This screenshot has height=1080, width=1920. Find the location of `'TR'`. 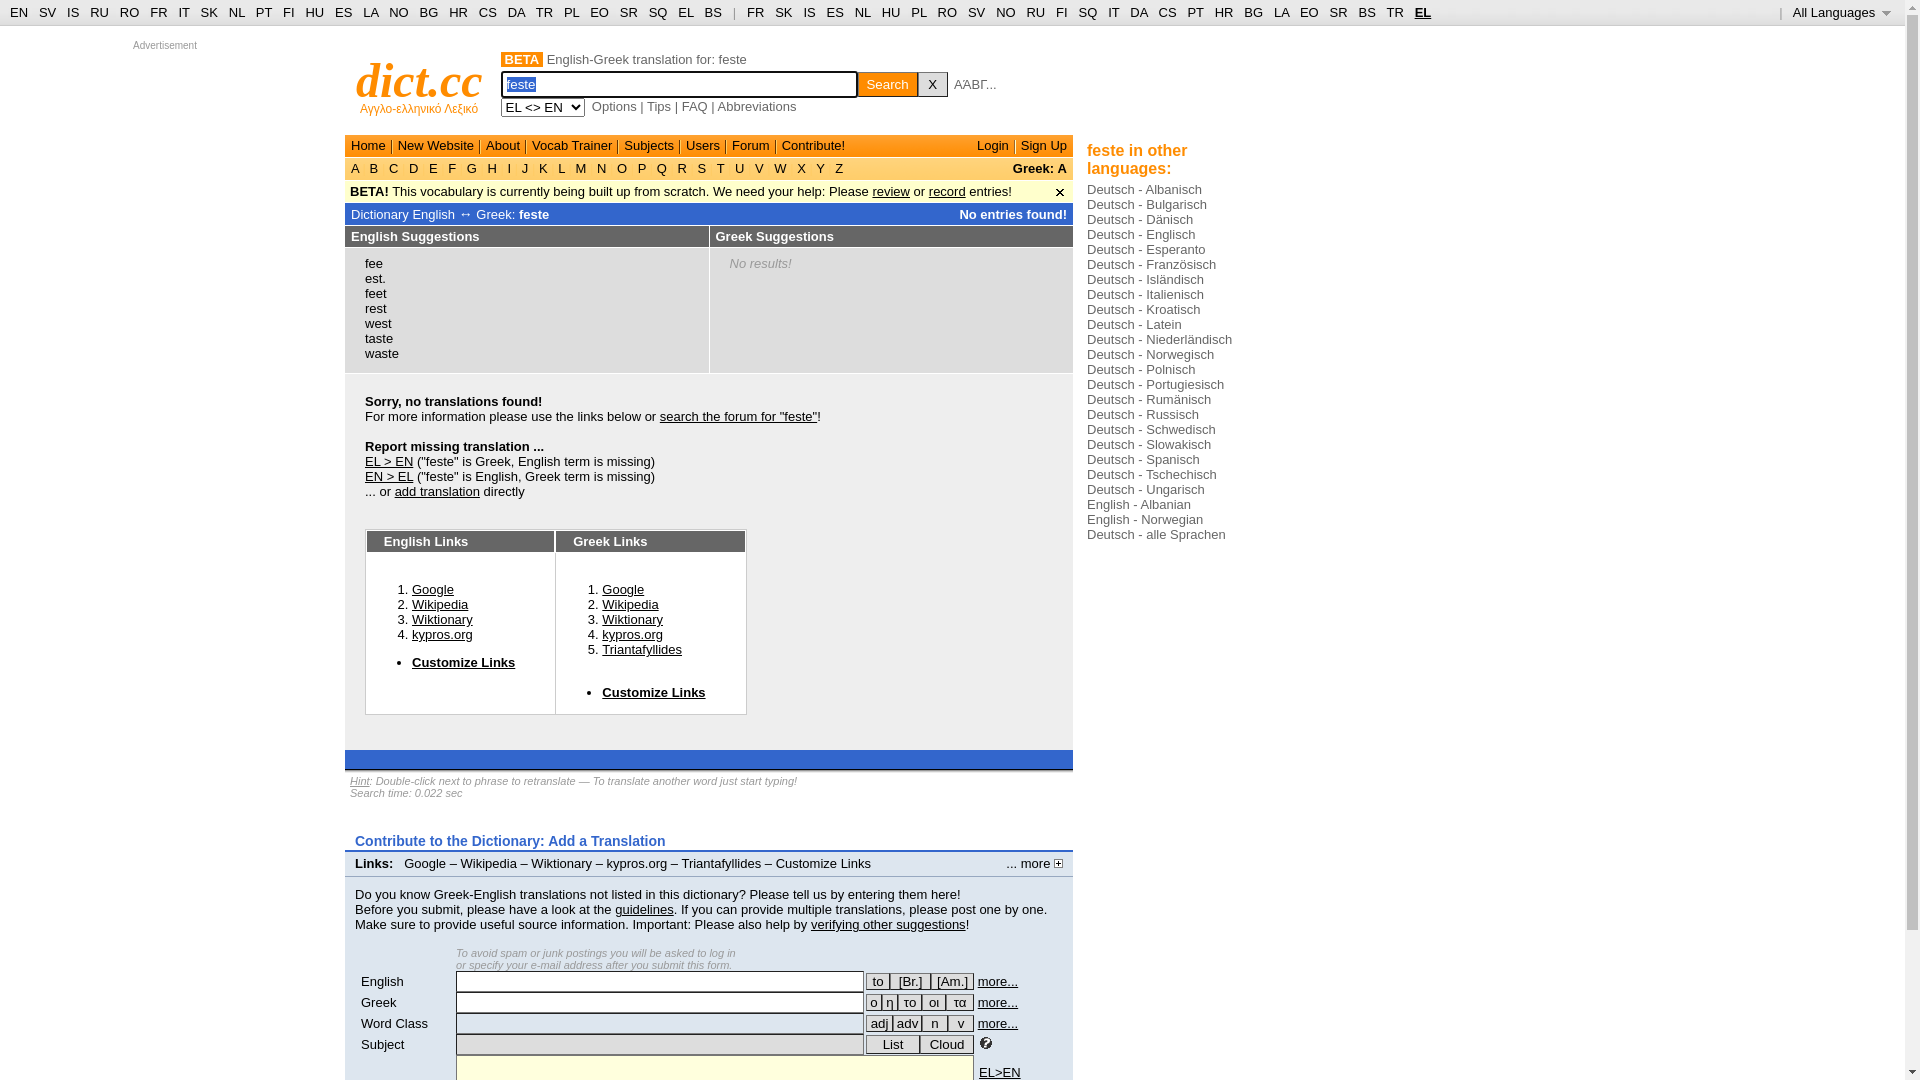

'TR' is located at coordinates (544, 12).